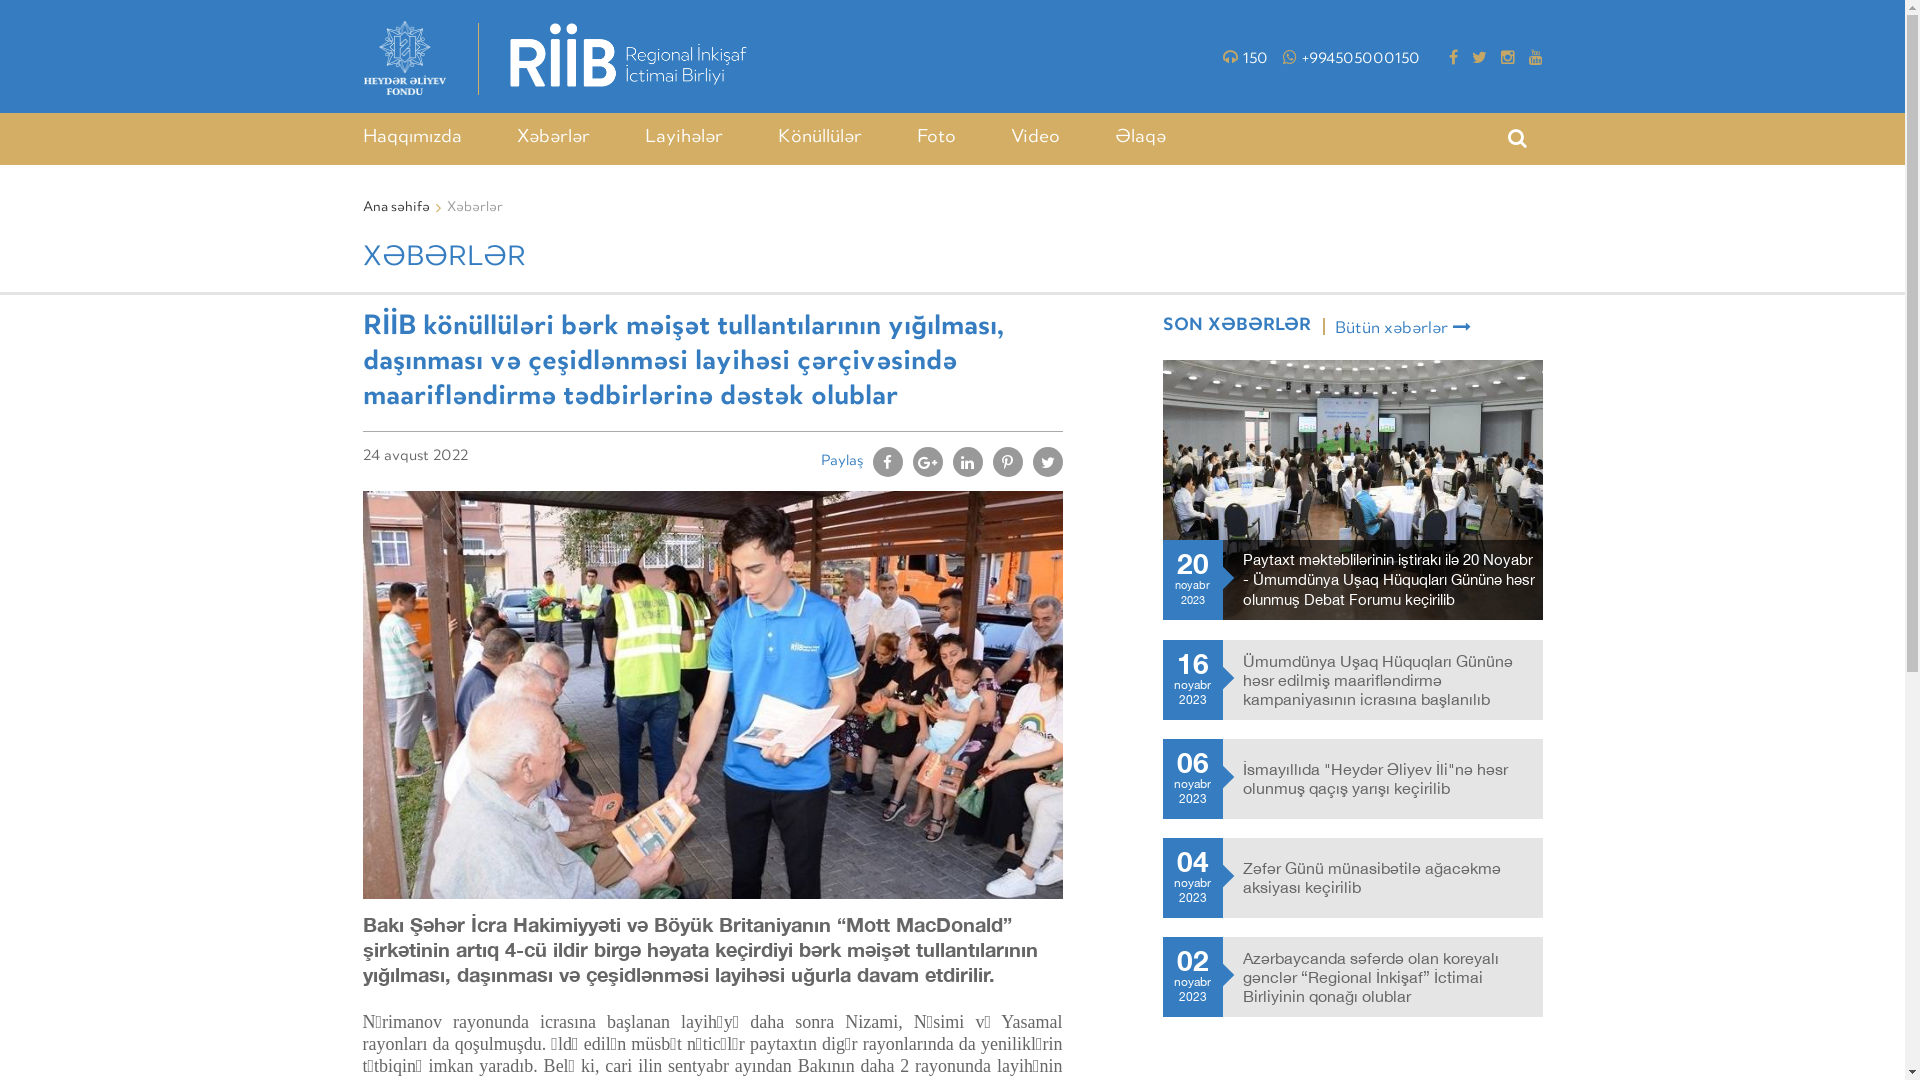  I want to click on 'Foto', so click(934, 137).